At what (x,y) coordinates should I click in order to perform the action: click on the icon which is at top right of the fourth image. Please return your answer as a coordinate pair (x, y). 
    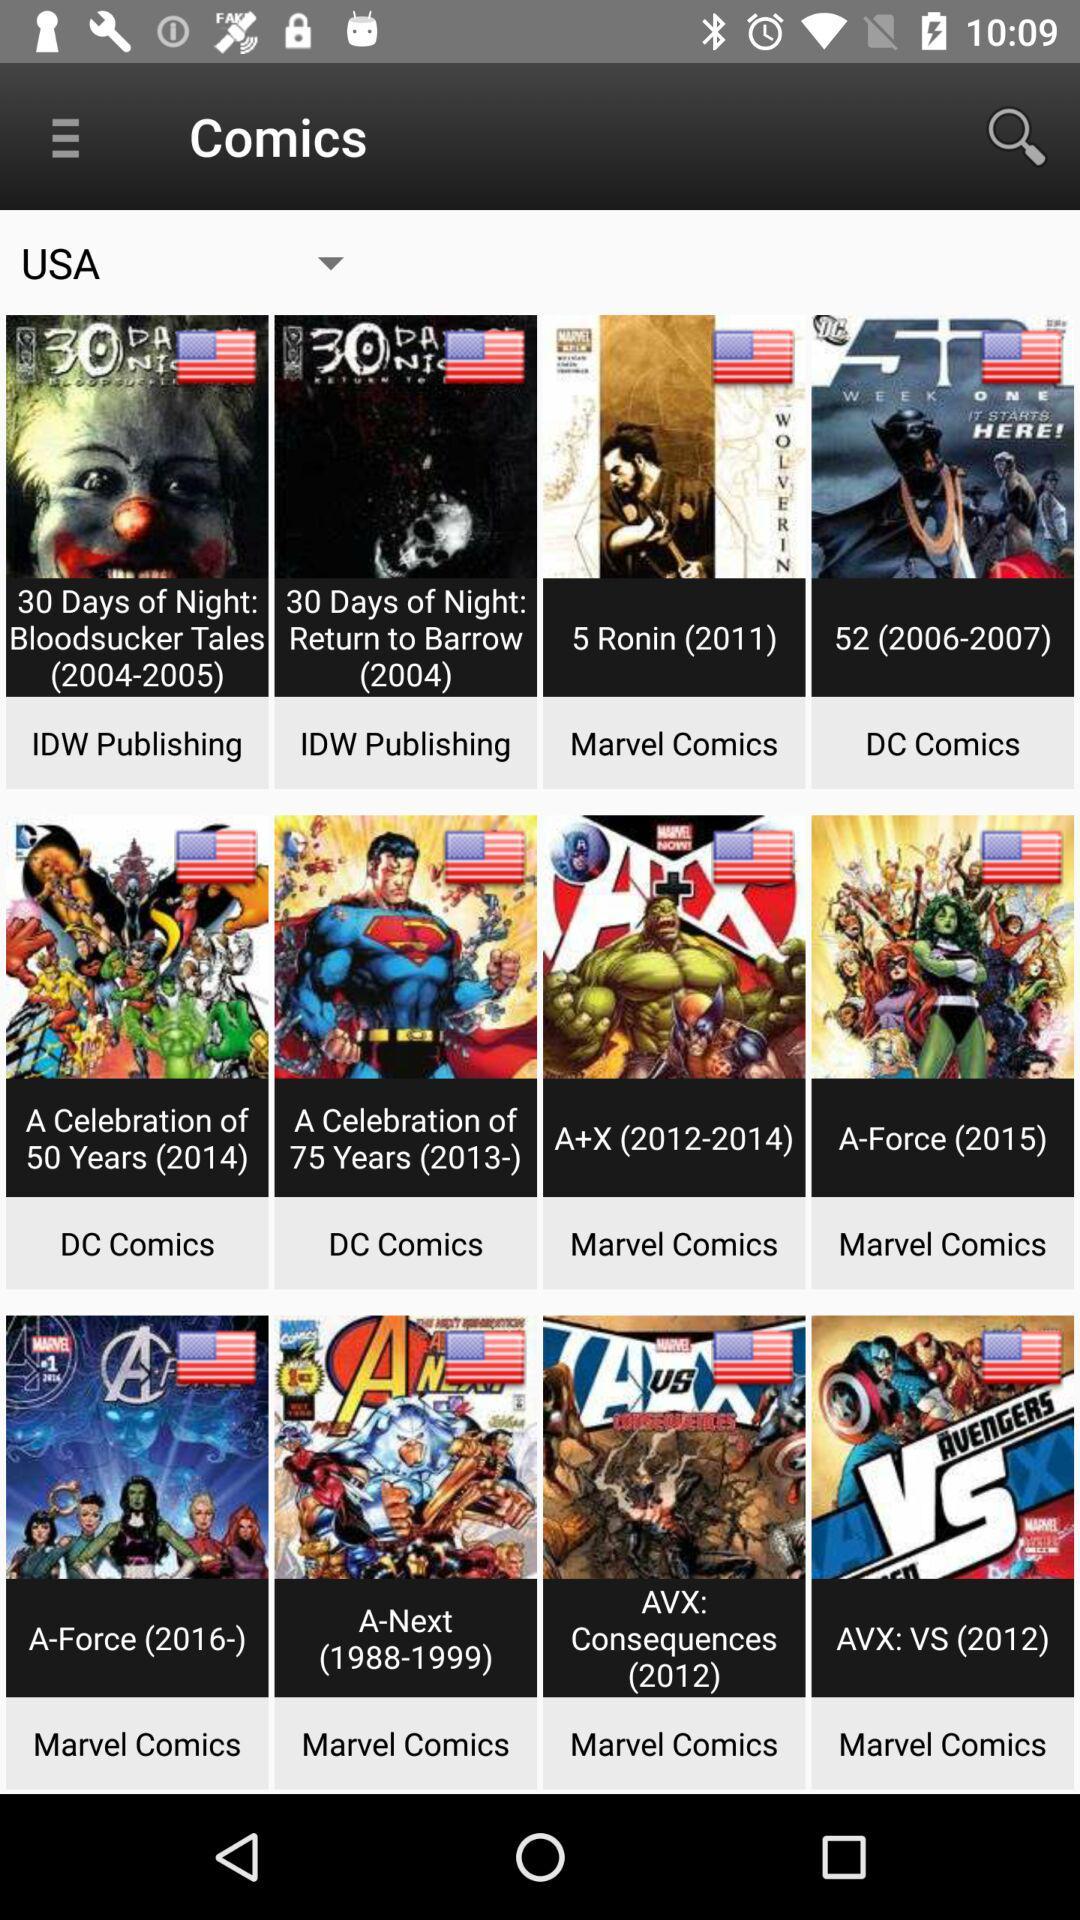
    Looking at the image, I should click on (1022, 356).